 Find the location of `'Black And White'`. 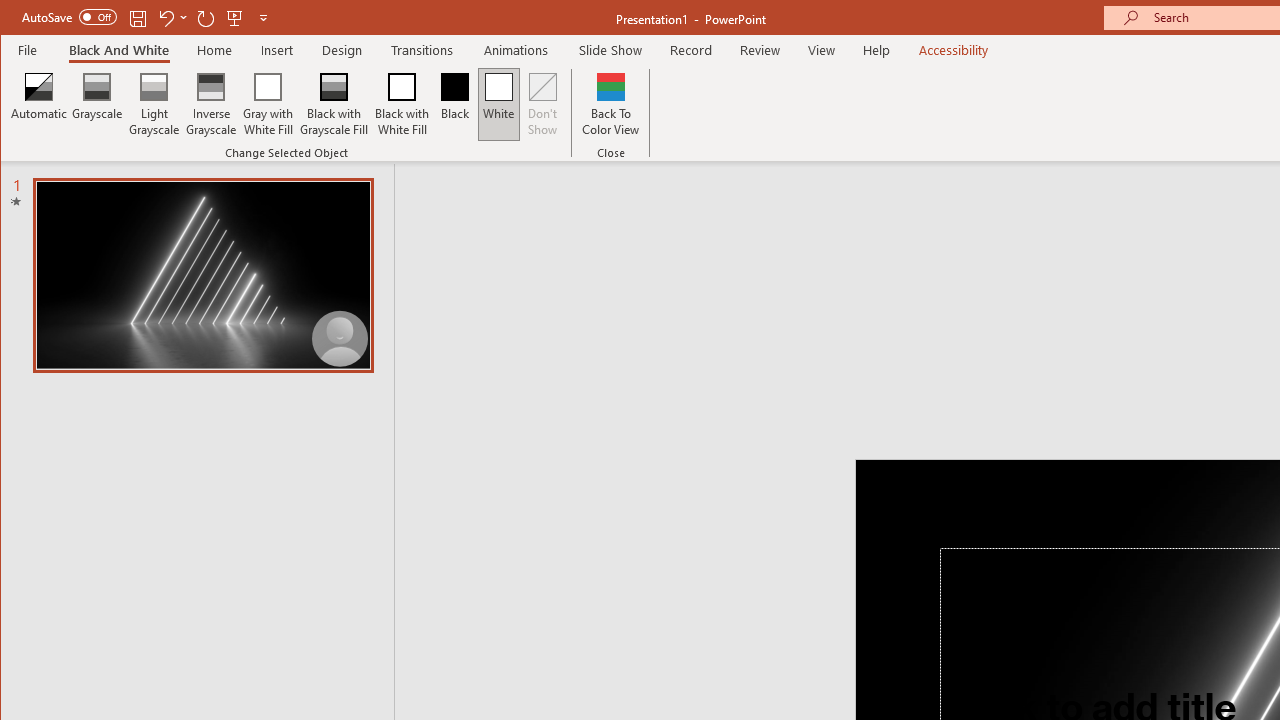

'Black And White' is located at coordinates (118, 49).